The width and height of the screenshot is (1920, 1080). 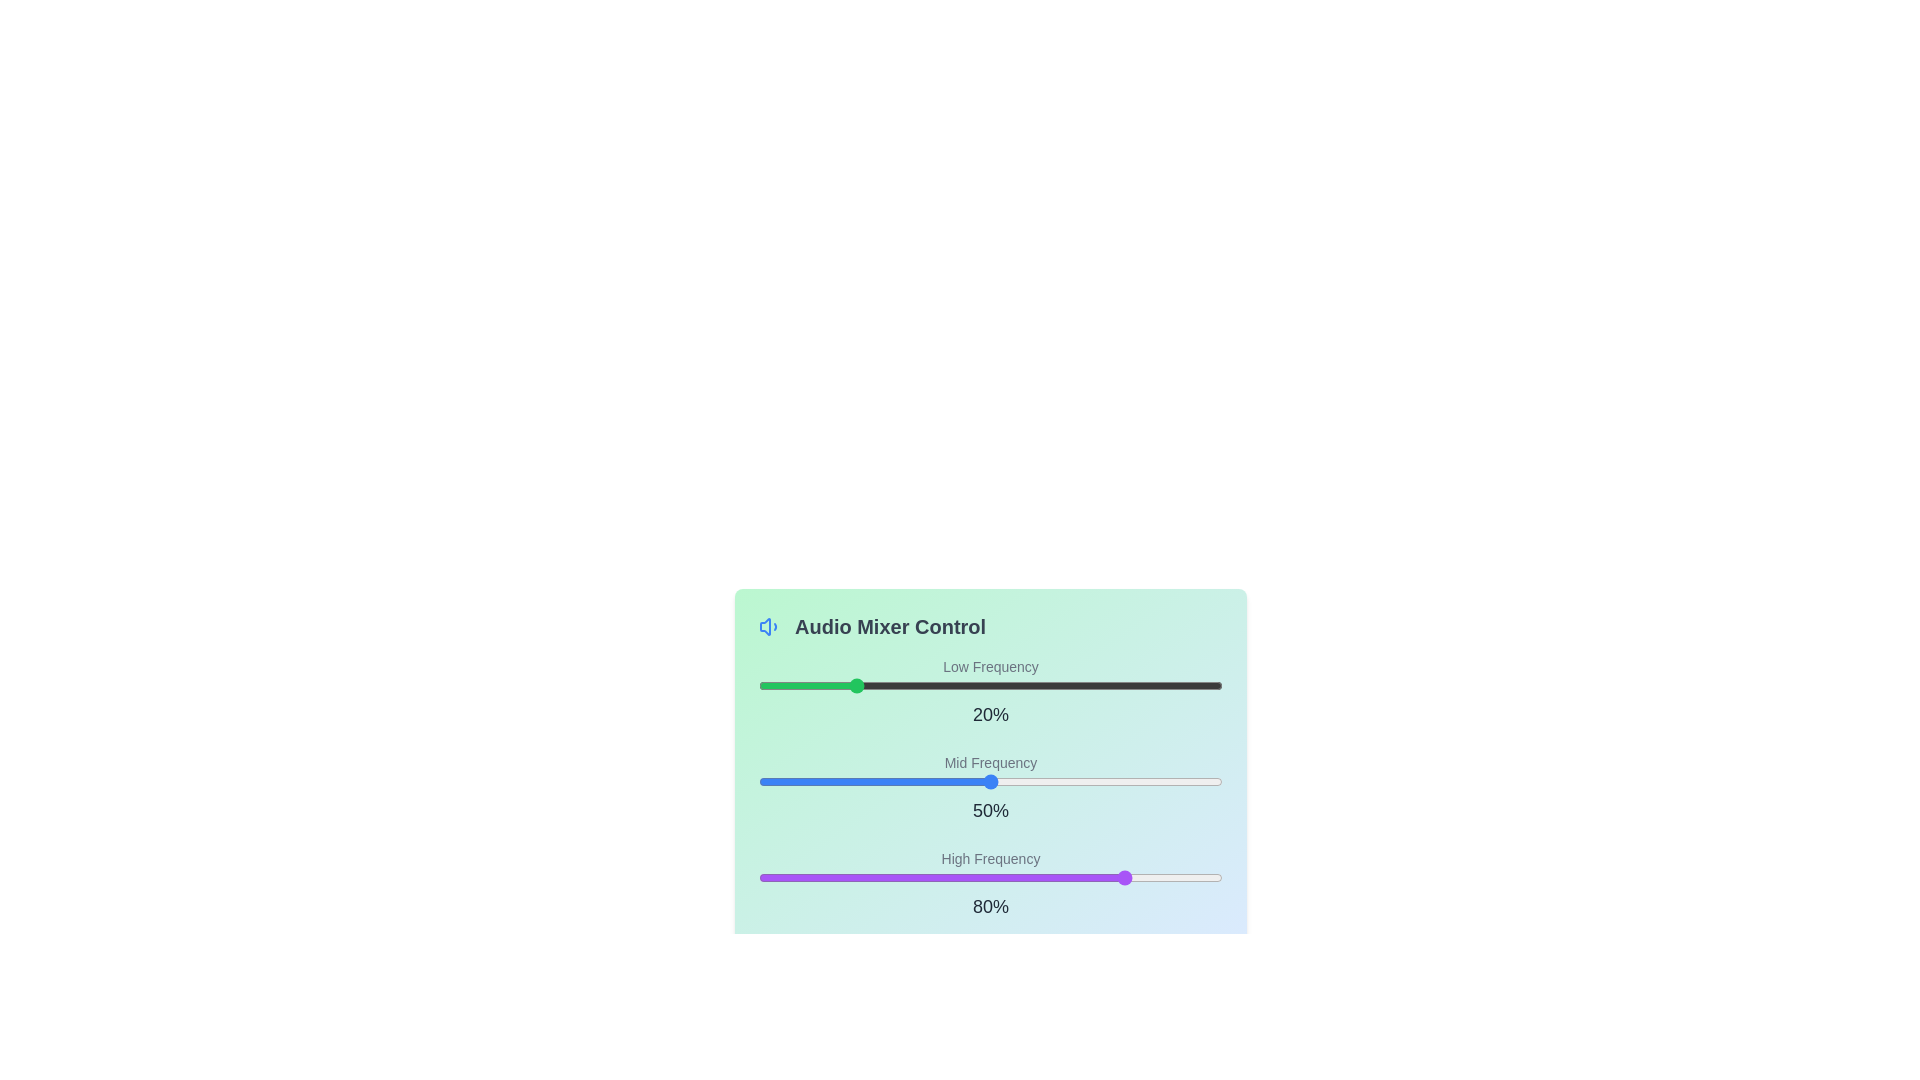 I want to click on the 'Mid Frequency' slider, so click(x=995, y=781).